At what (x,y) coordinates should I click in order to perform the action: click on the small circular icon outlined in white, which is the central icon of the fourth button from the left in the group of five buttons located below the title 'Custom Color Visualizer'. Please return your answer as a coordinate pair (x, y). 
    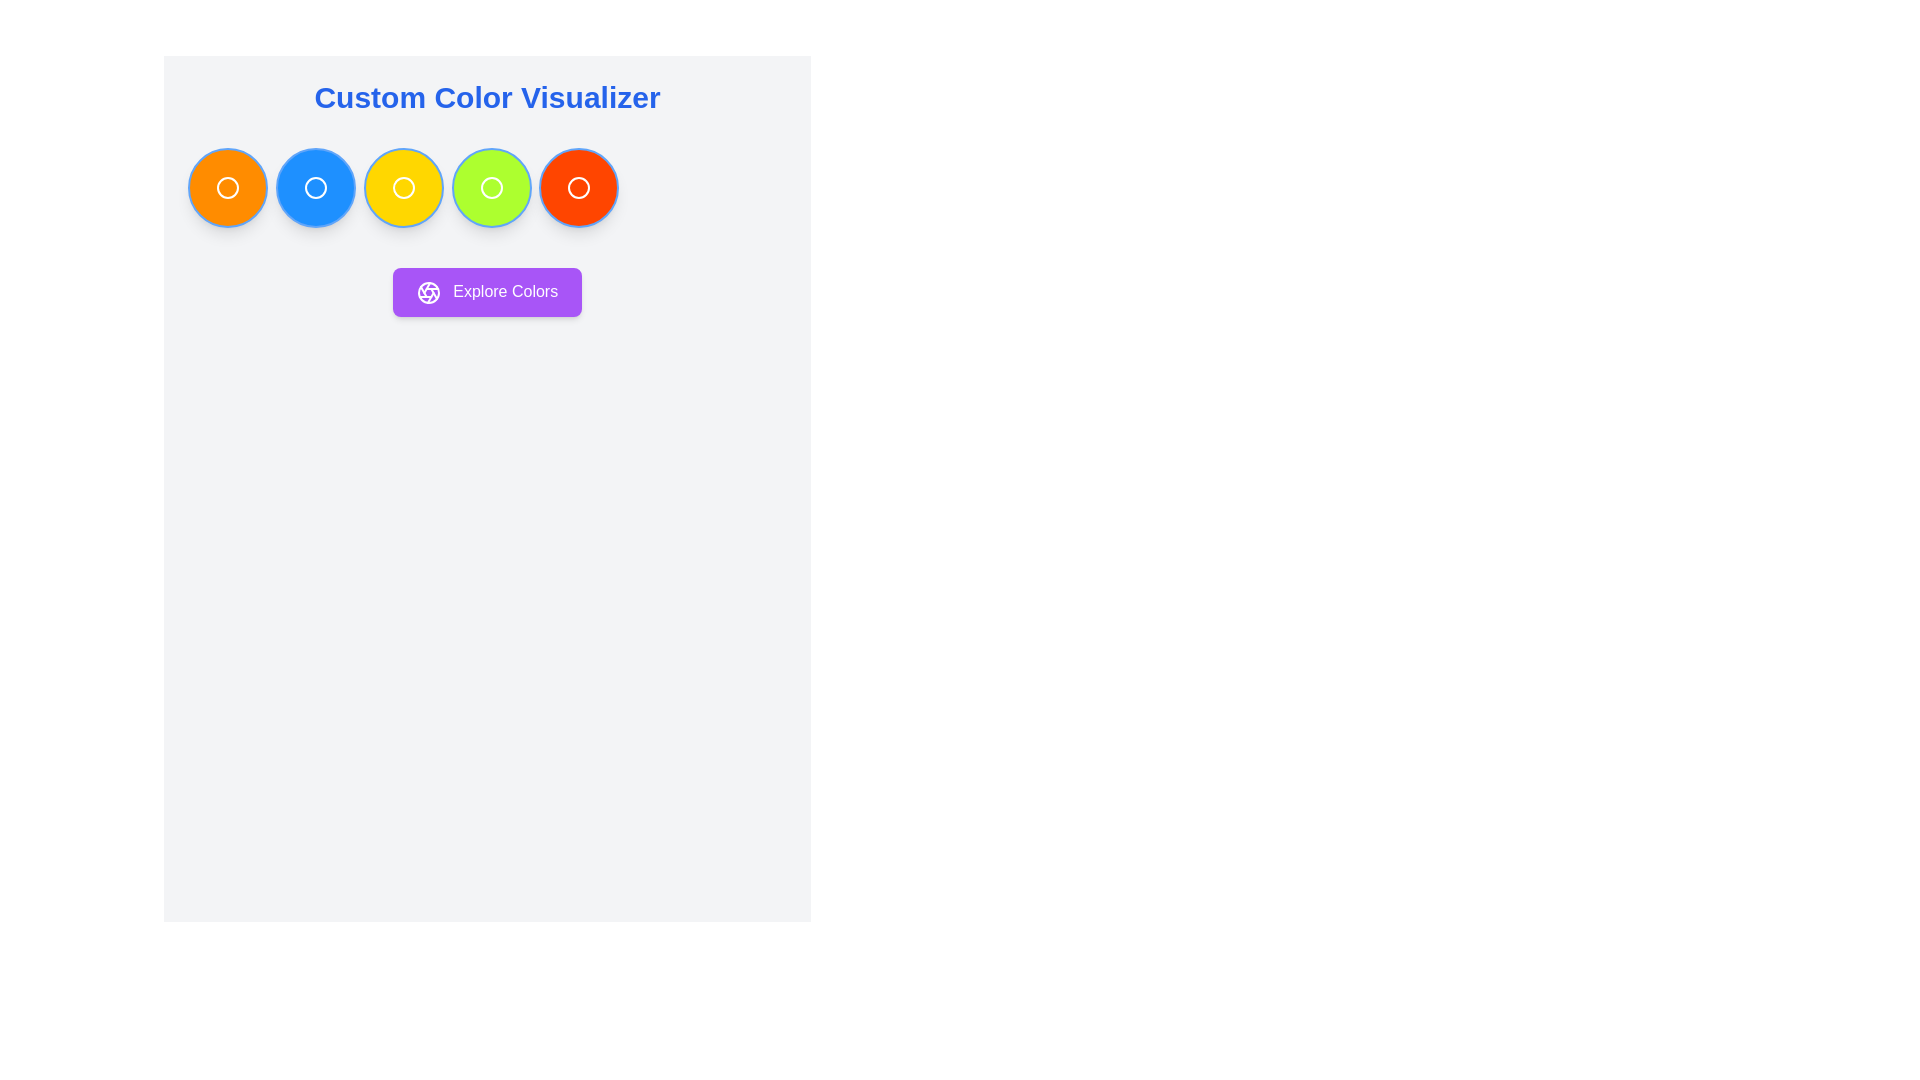
    Looking at the image, I should click on (491, 188).